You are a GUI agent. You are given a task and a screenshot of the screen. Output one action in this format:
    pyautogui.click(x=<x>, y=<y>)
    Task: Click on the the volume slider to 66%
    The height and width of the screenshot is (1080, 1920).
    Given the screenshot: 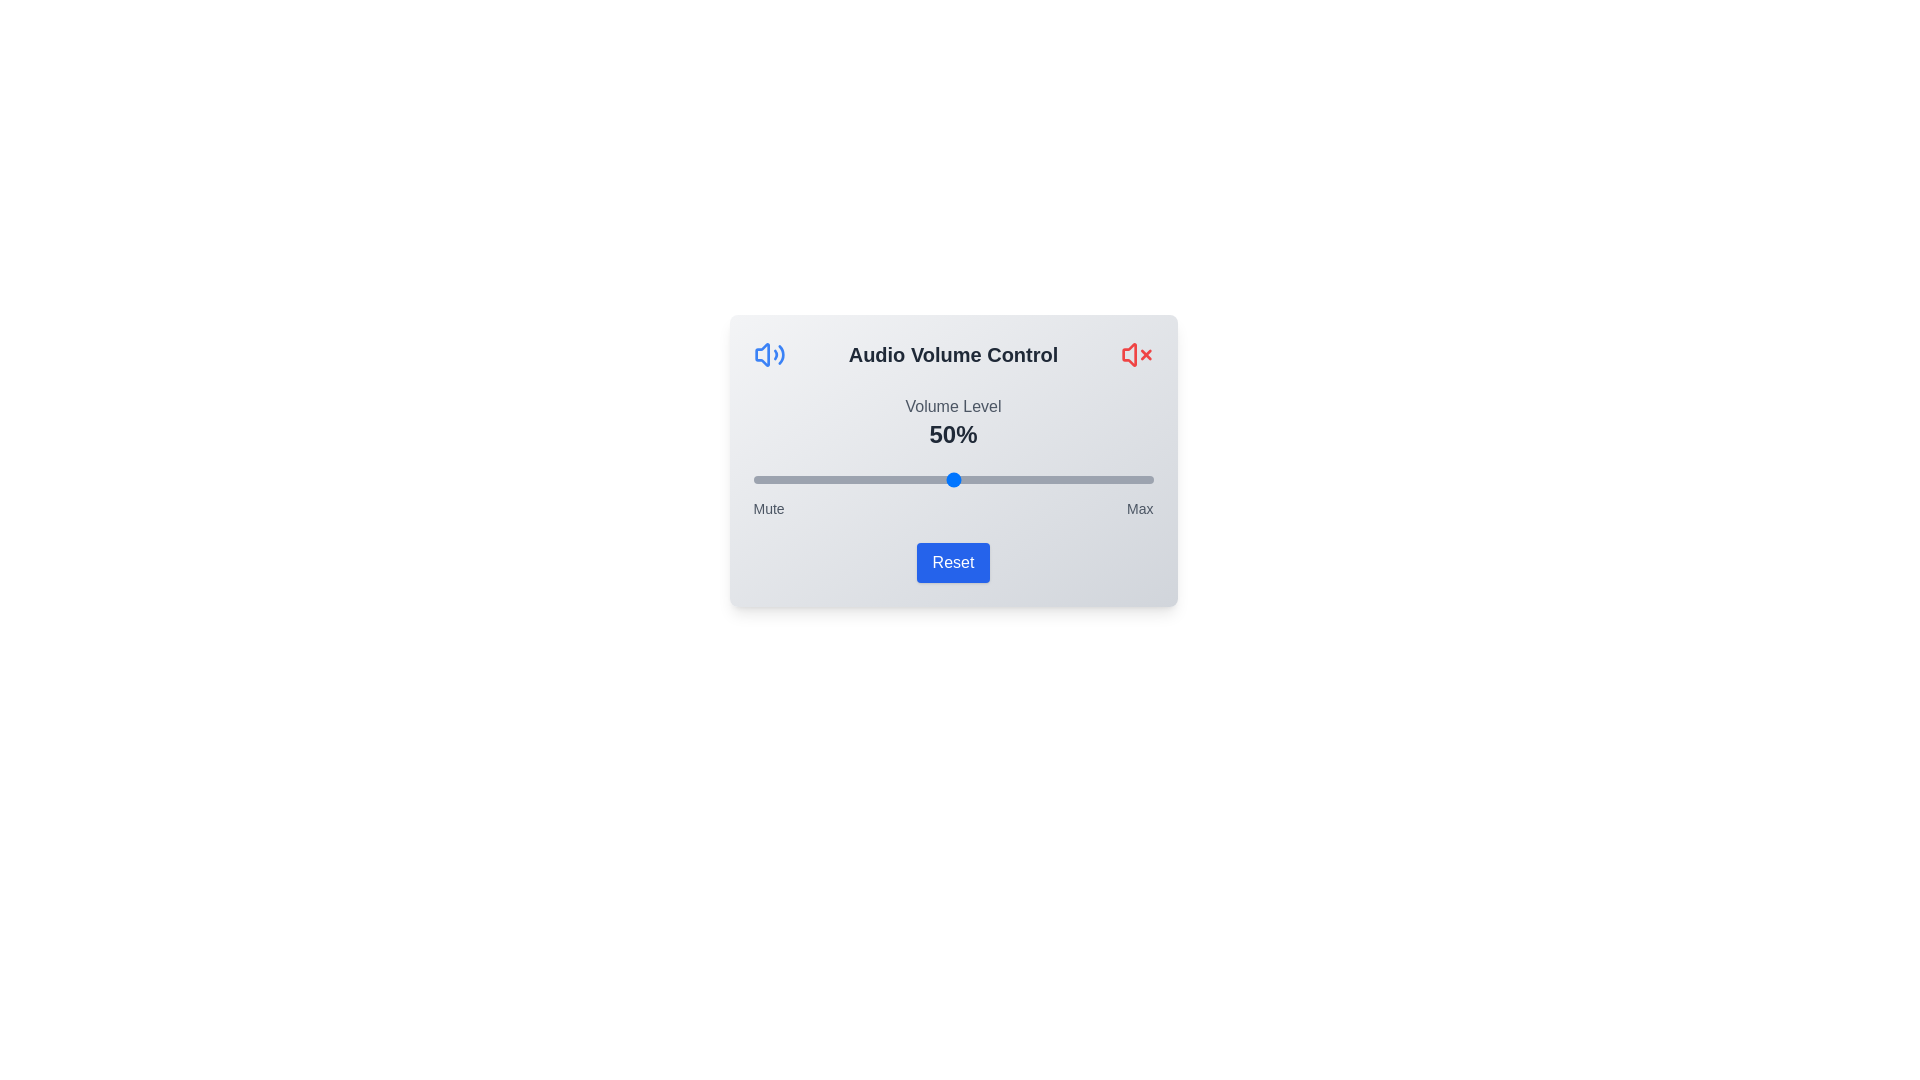 What is the action you would take?
    pyautogui.click(x=1017, y=479)
    